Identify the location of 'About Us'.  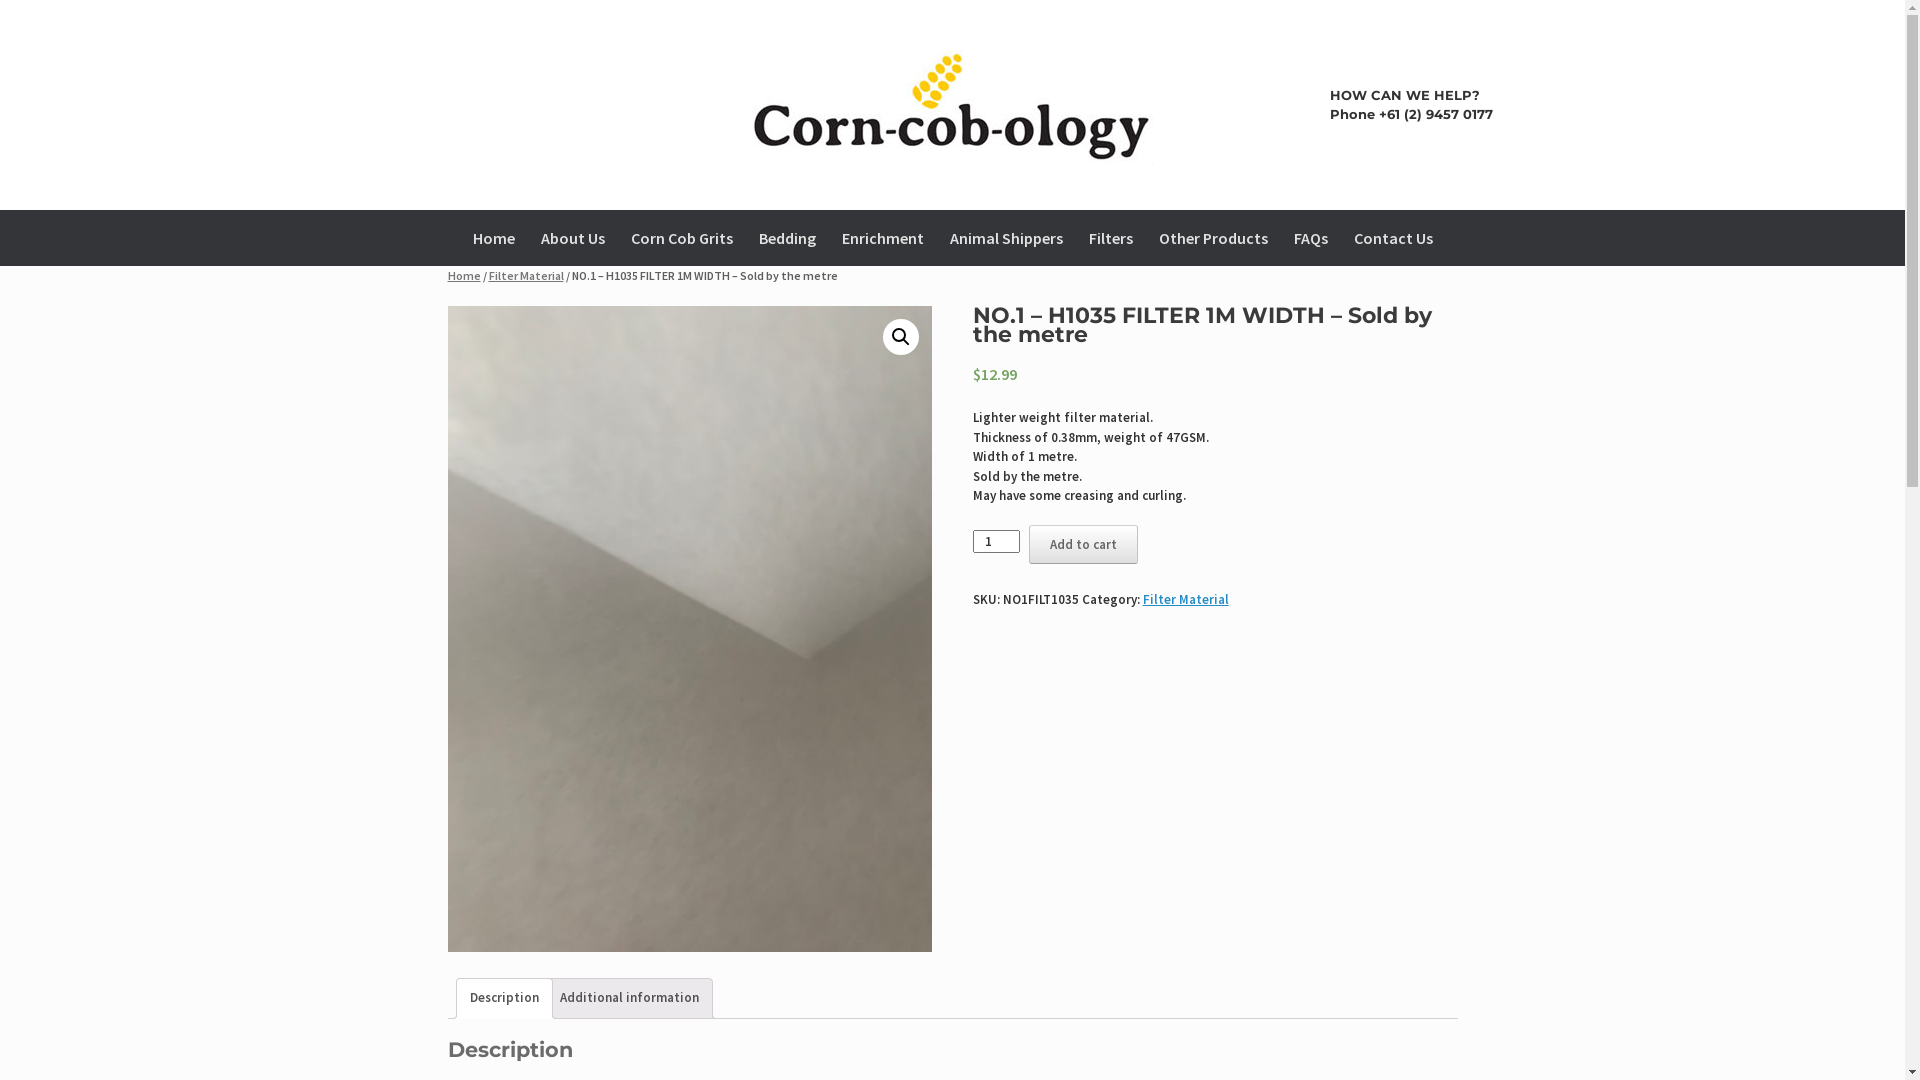
(571, 237).